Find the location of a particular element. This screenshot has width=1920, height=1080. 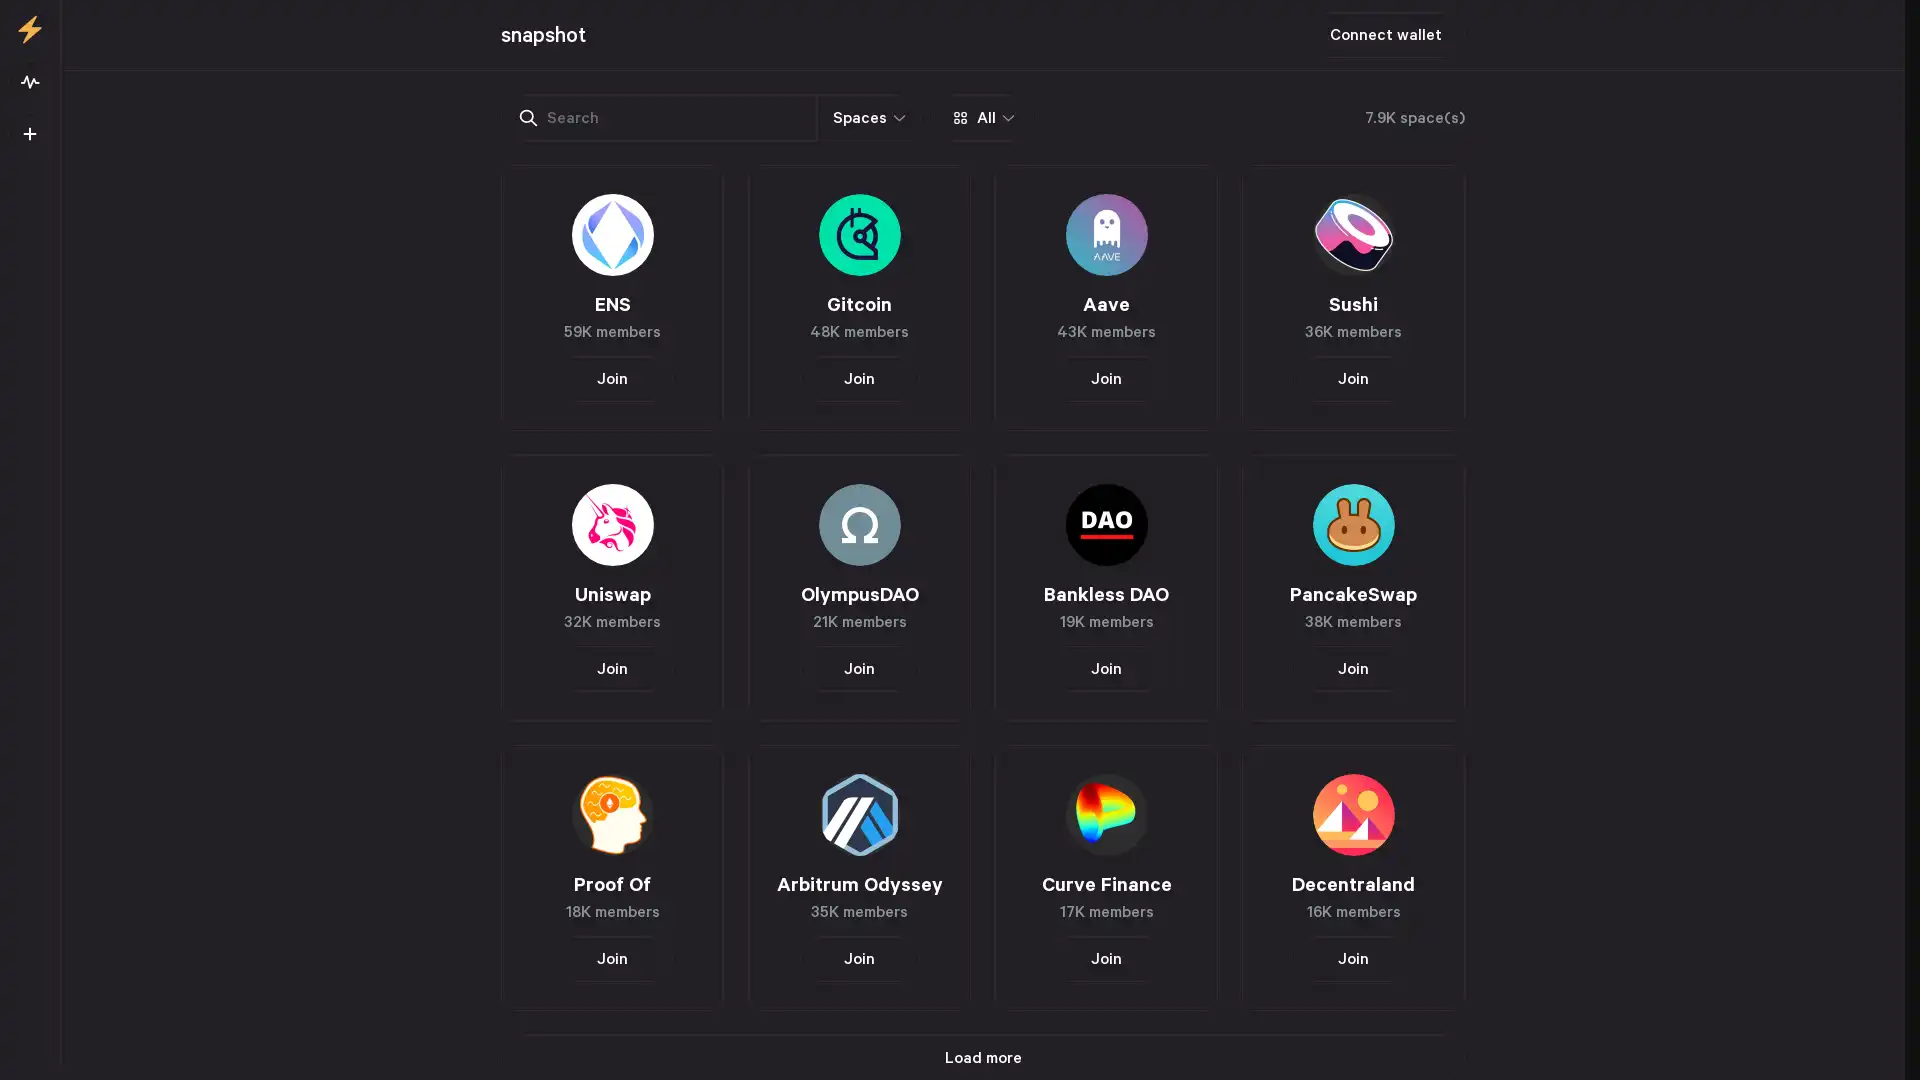

Join is located at coordinates (1353, 668).